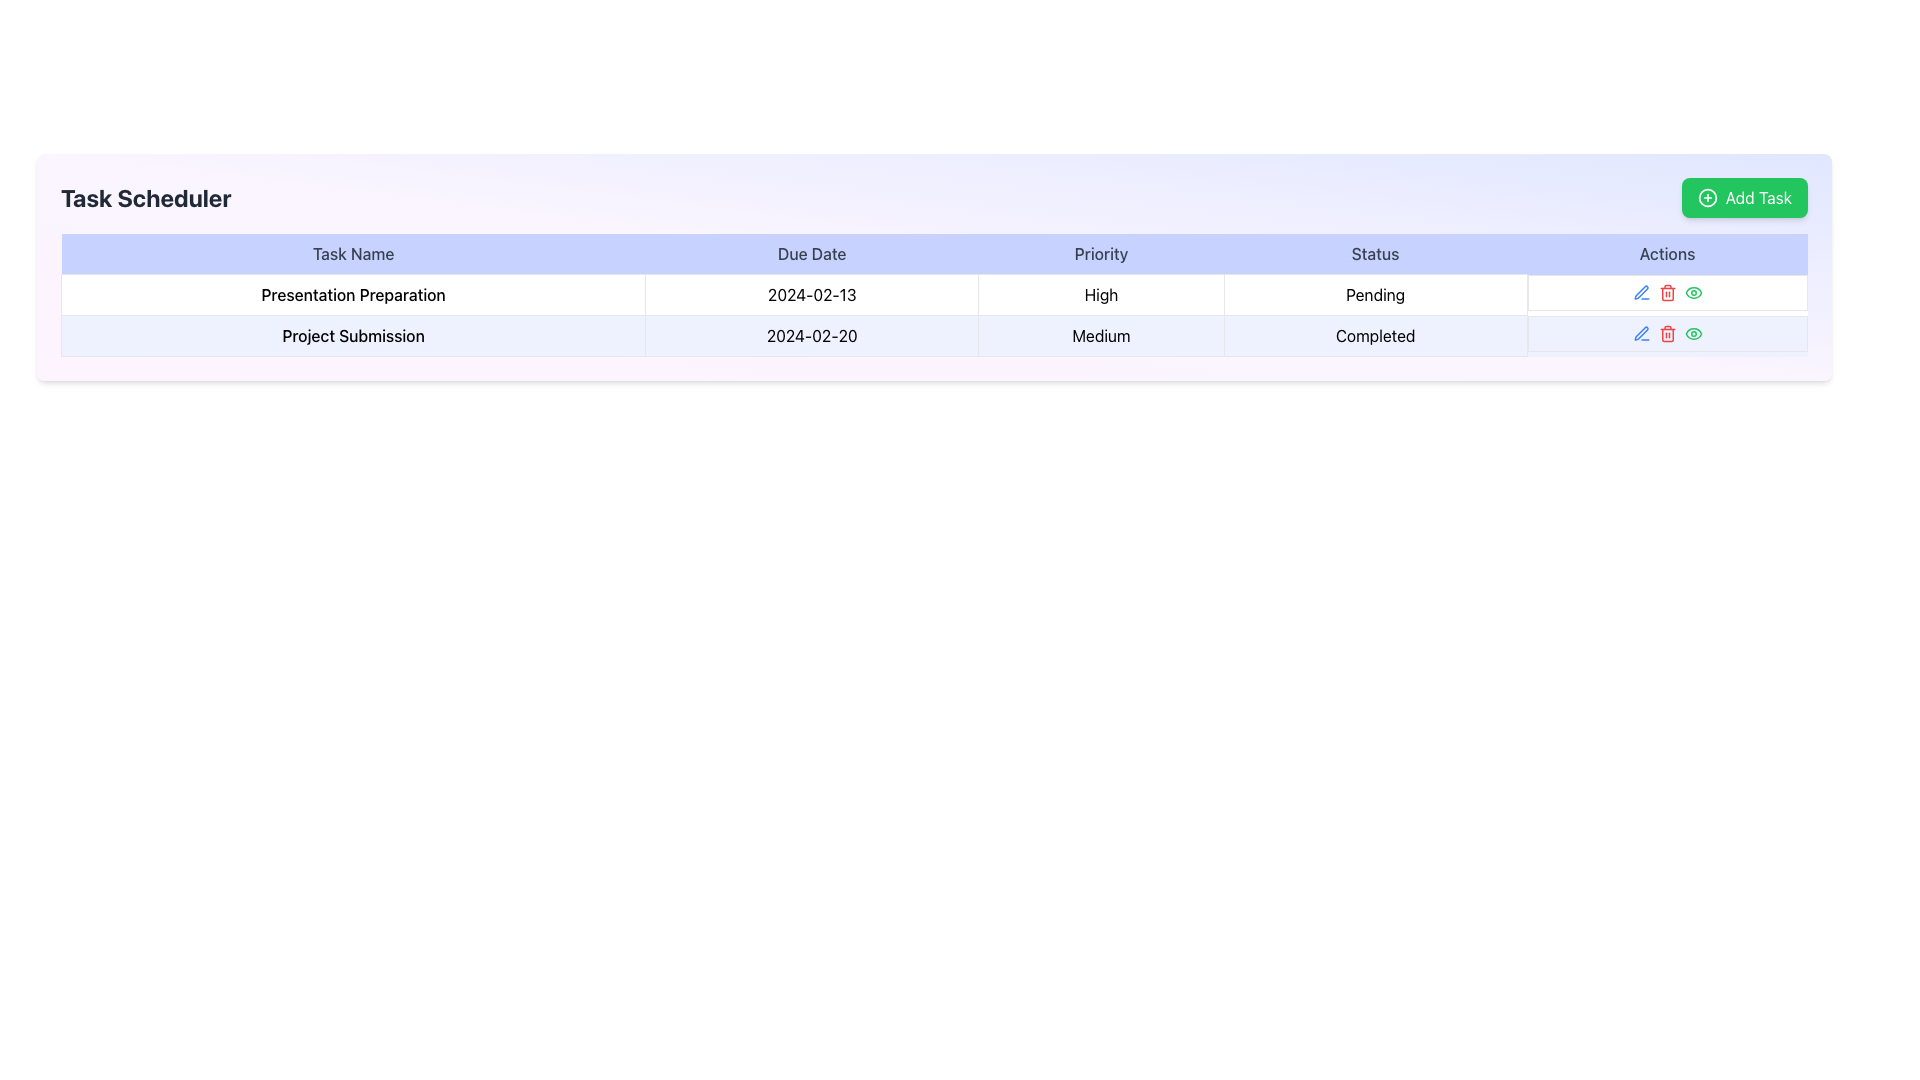 This screenshot has height=1080, width=1920. What do you see at coordinates (1641, 292) in the screenshot?
I see `the pen icon located in the 'Actions' column of the second row in the task table, which is part of an edit or drawing tool set` at bounding box center [1641, 292].